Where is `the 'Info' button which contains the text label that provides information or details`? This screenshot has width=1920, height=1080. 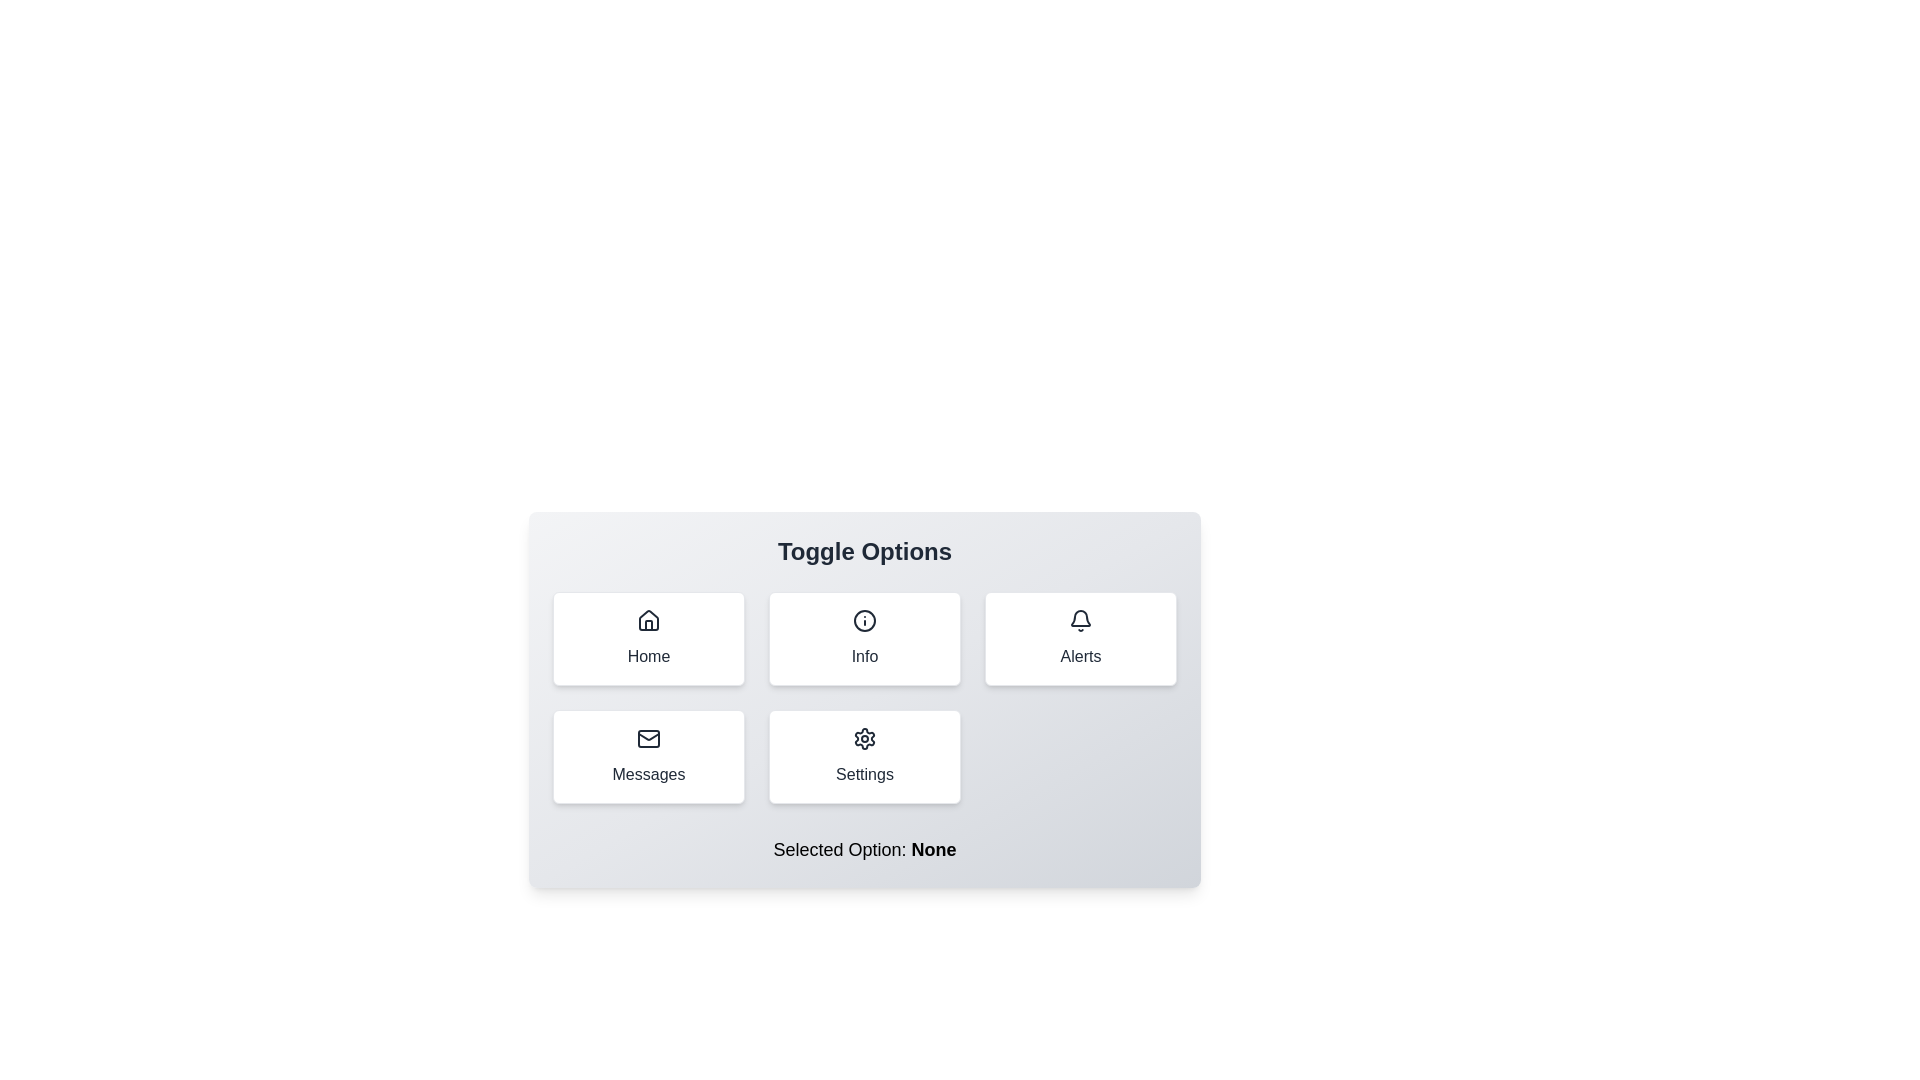
the 'Info' button which contains the text label that provides information or details is located at coordinates (864, 656).